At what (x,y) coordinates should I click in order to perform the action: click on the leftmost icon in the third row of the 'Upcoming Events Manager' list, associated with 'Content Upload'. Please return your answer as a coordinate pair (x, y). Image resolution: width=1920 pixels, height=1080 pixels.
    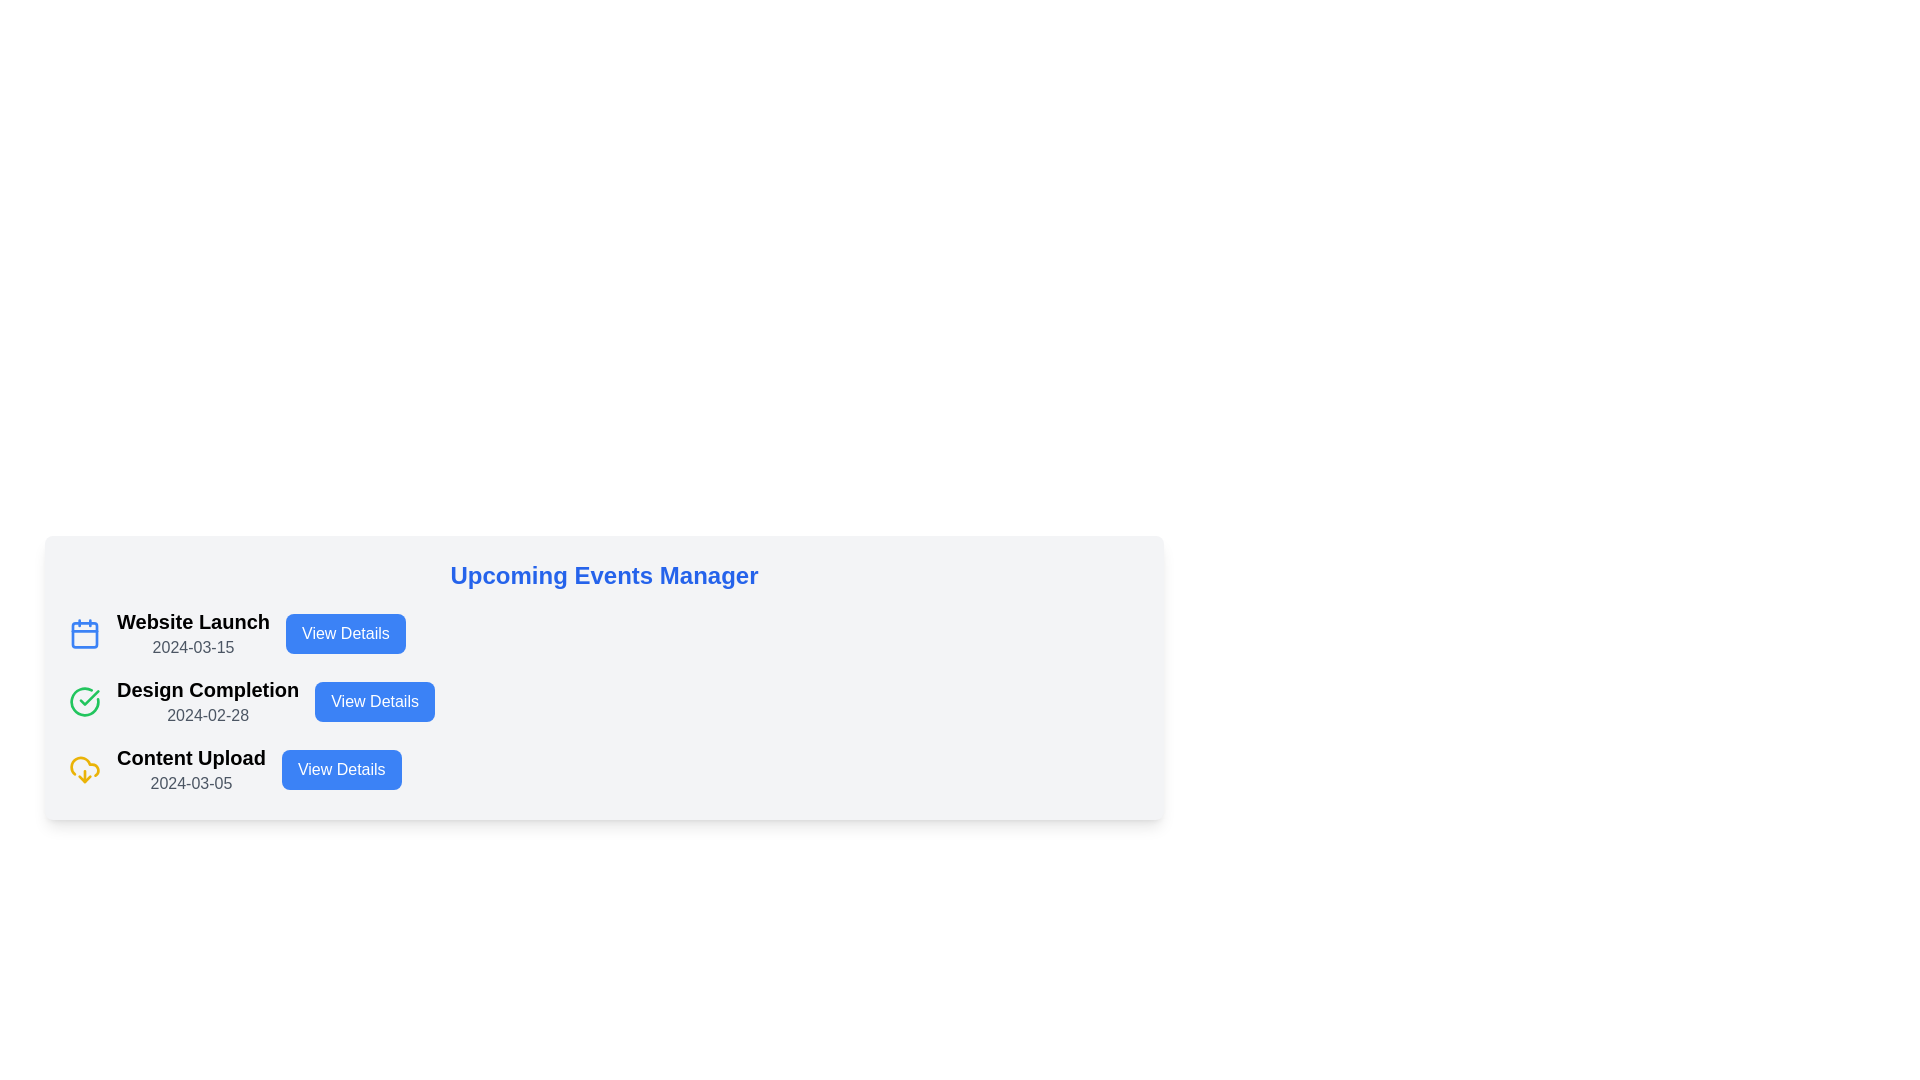
    Looking at the image, I should click on (84, 769).